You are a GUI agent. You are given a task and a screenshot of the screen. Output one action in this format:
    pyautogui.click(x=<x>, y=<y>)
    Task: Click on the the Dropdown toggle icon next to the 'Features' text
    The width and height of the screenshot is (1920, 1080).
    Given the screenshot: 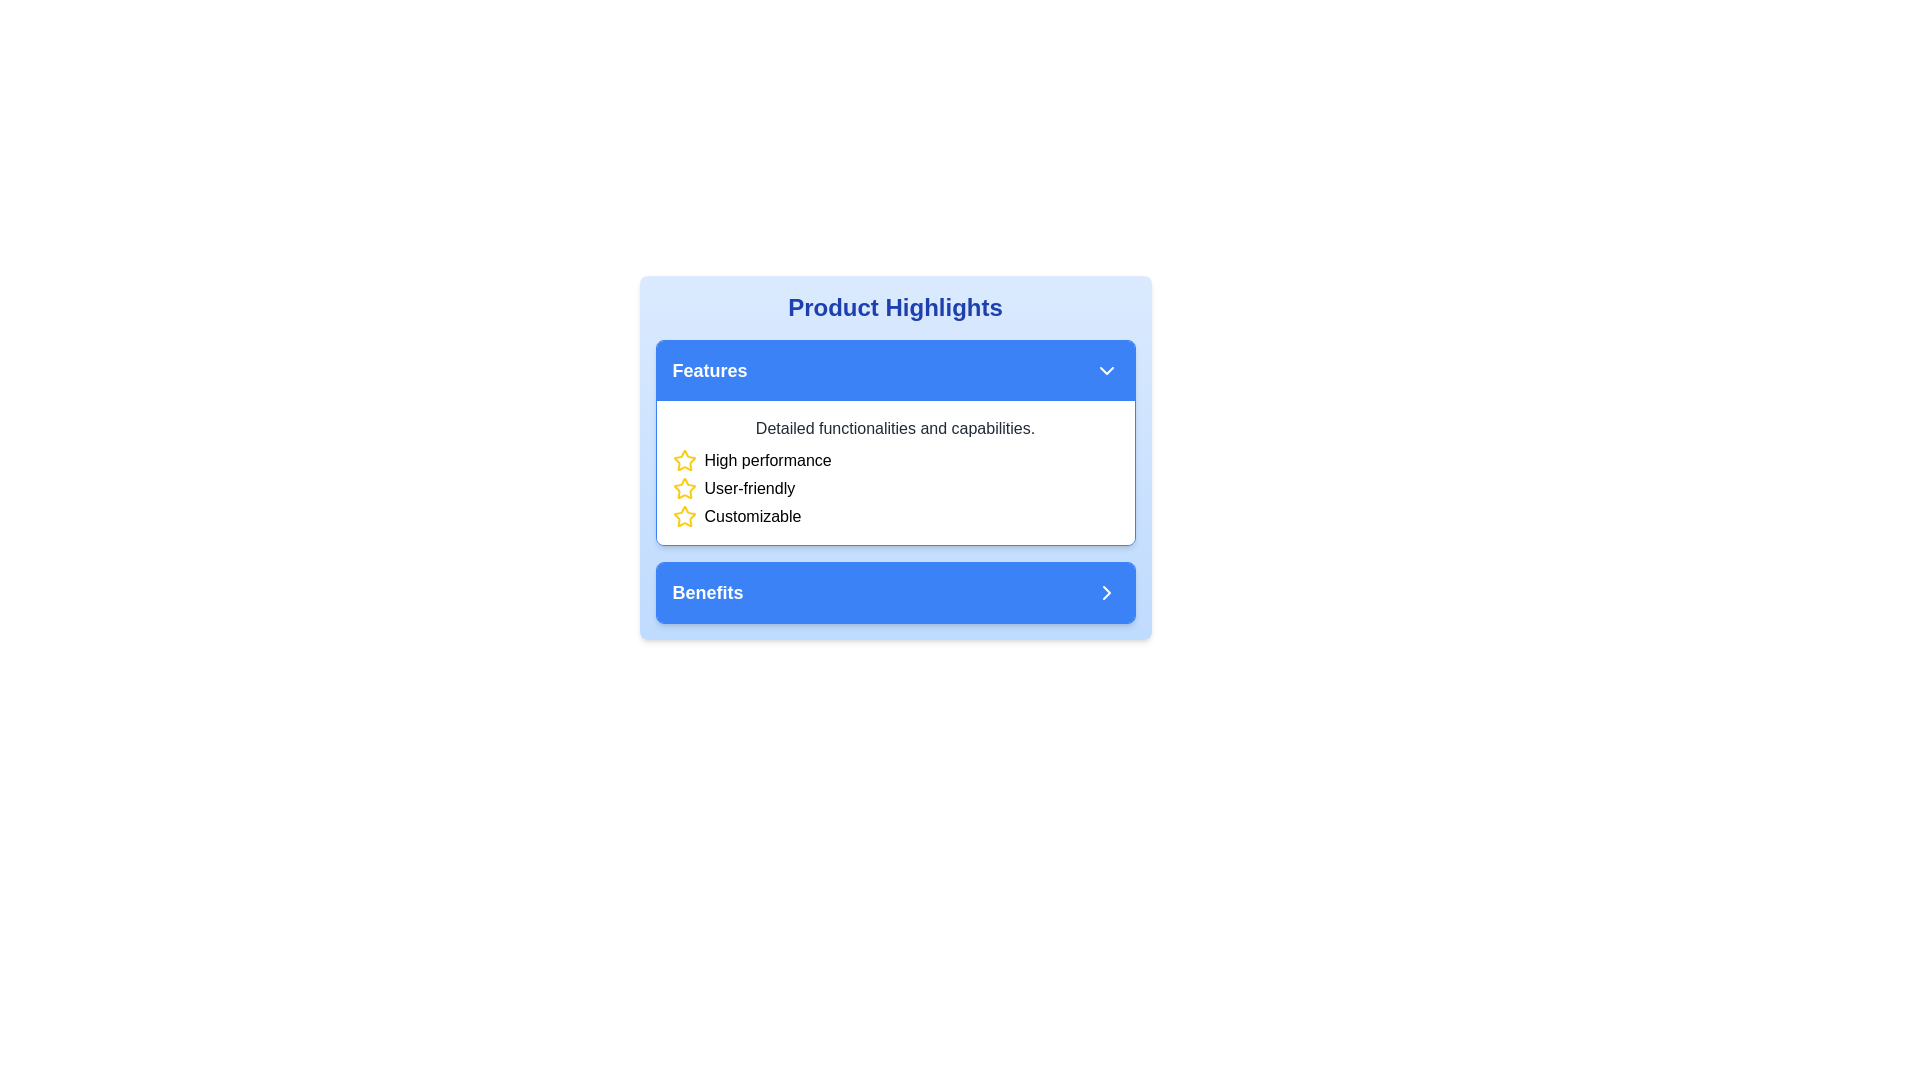 What is the action you would take?
    pyautogui.click(x=1105, y=370)
    